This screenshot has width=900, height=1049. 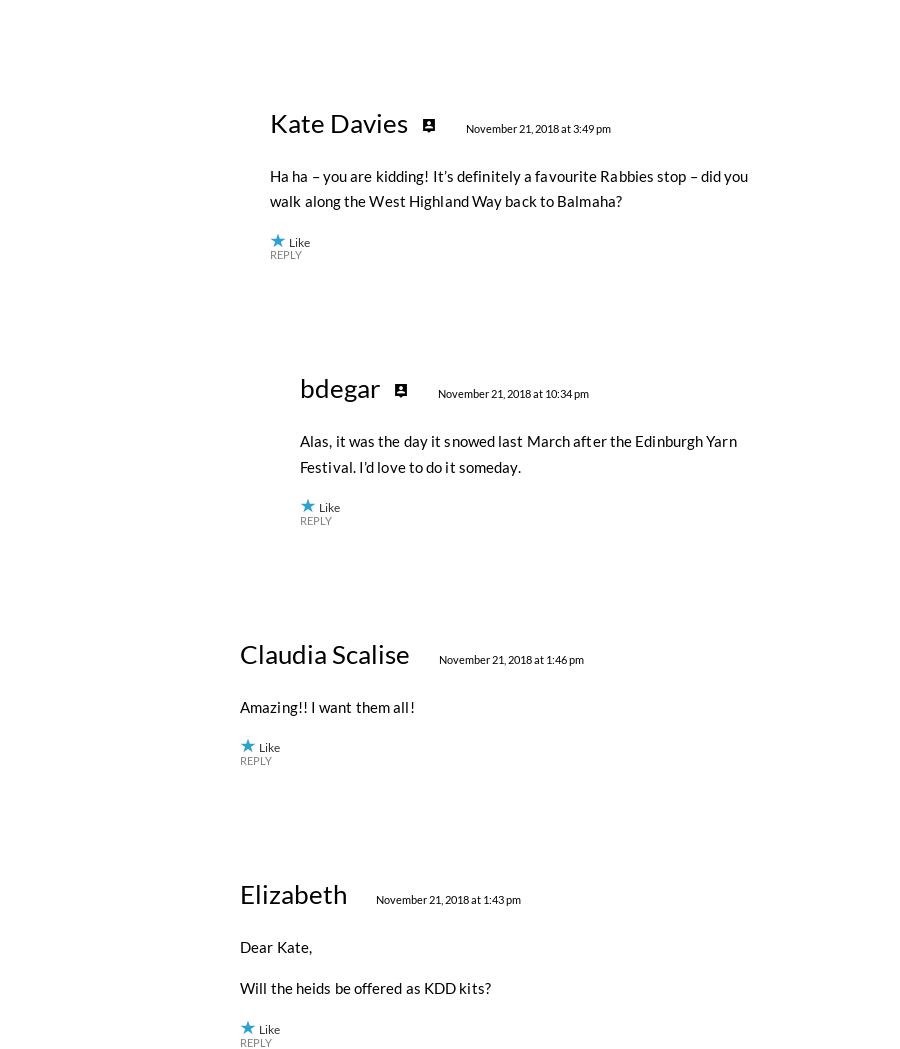 I want to click on 'Ha ha – you are kidding! It’s definitely a favourite Rabbies stop – did you walk along the West Highland Way back to Balmaha?', so click(x=508, y=627).